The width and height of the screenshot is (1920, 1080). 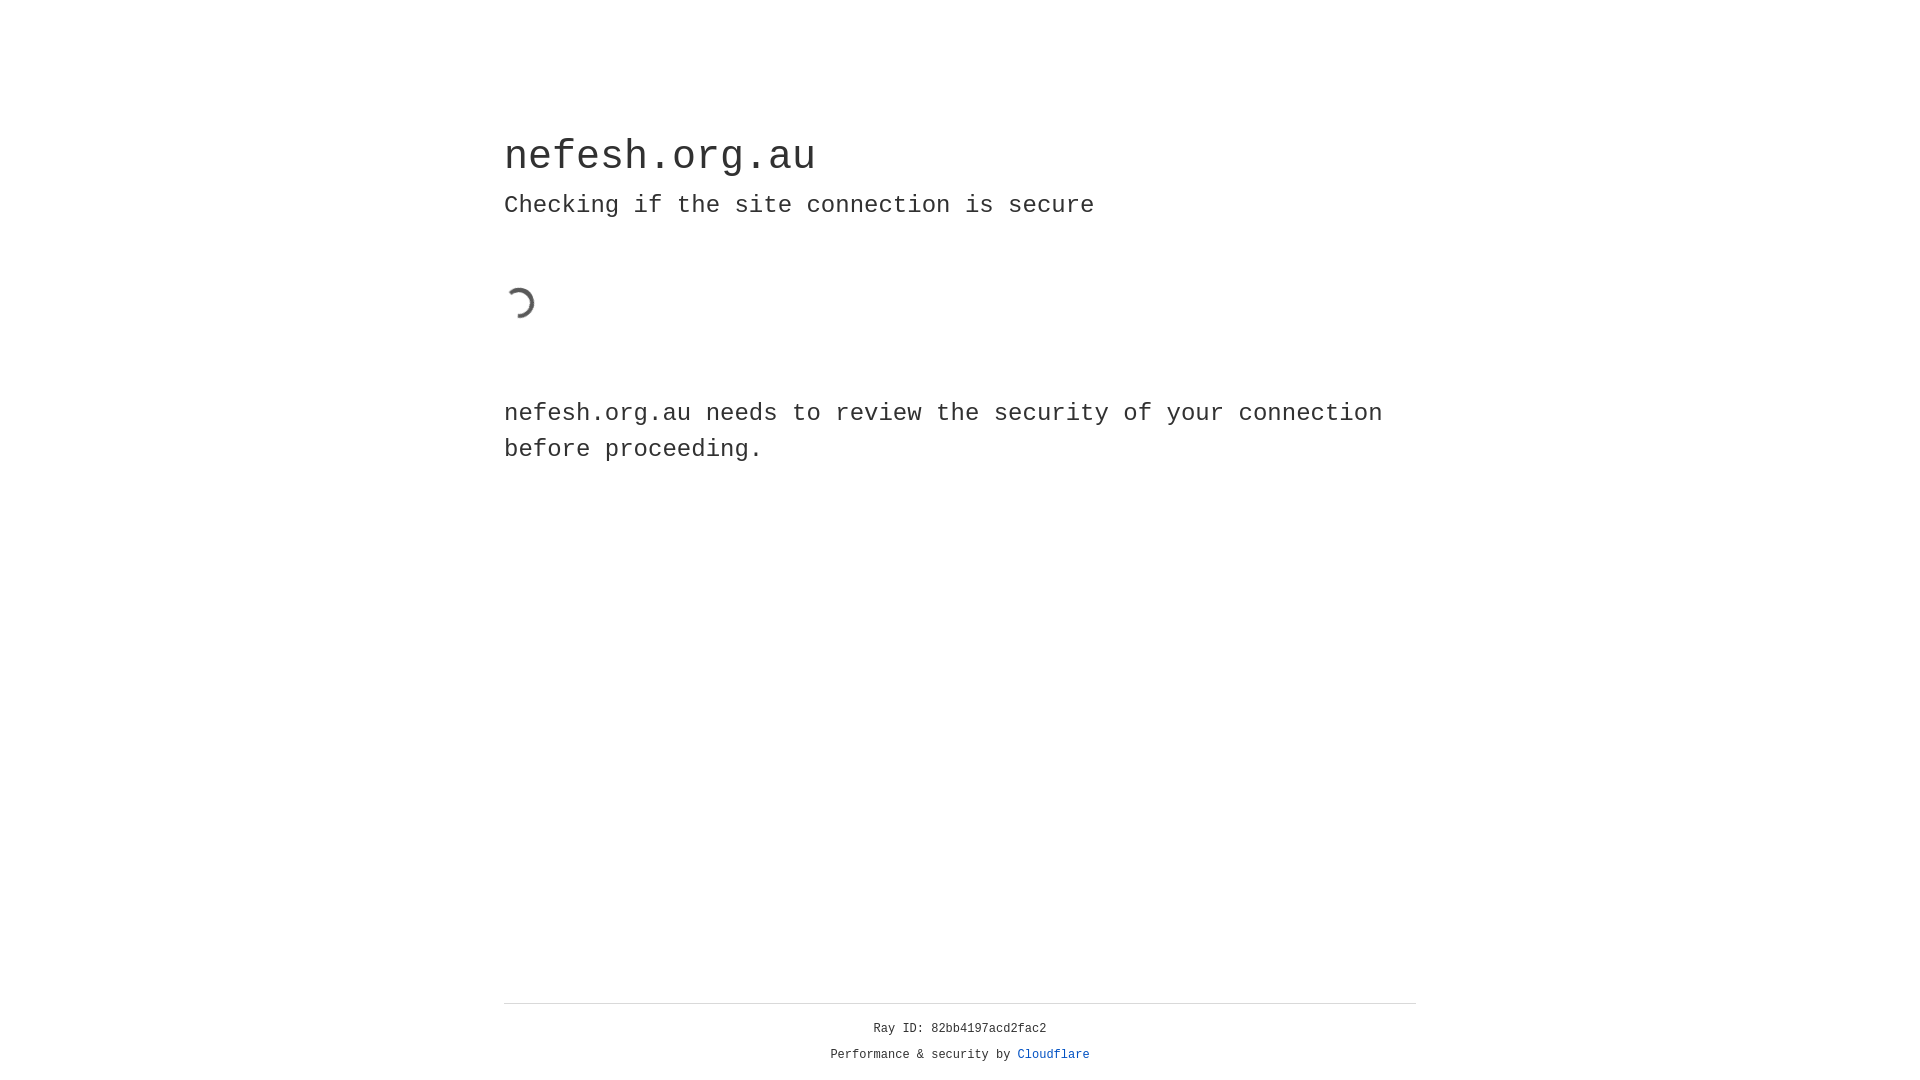 I want to click on 'Cloudflare', so click(x=1053, y=1054).